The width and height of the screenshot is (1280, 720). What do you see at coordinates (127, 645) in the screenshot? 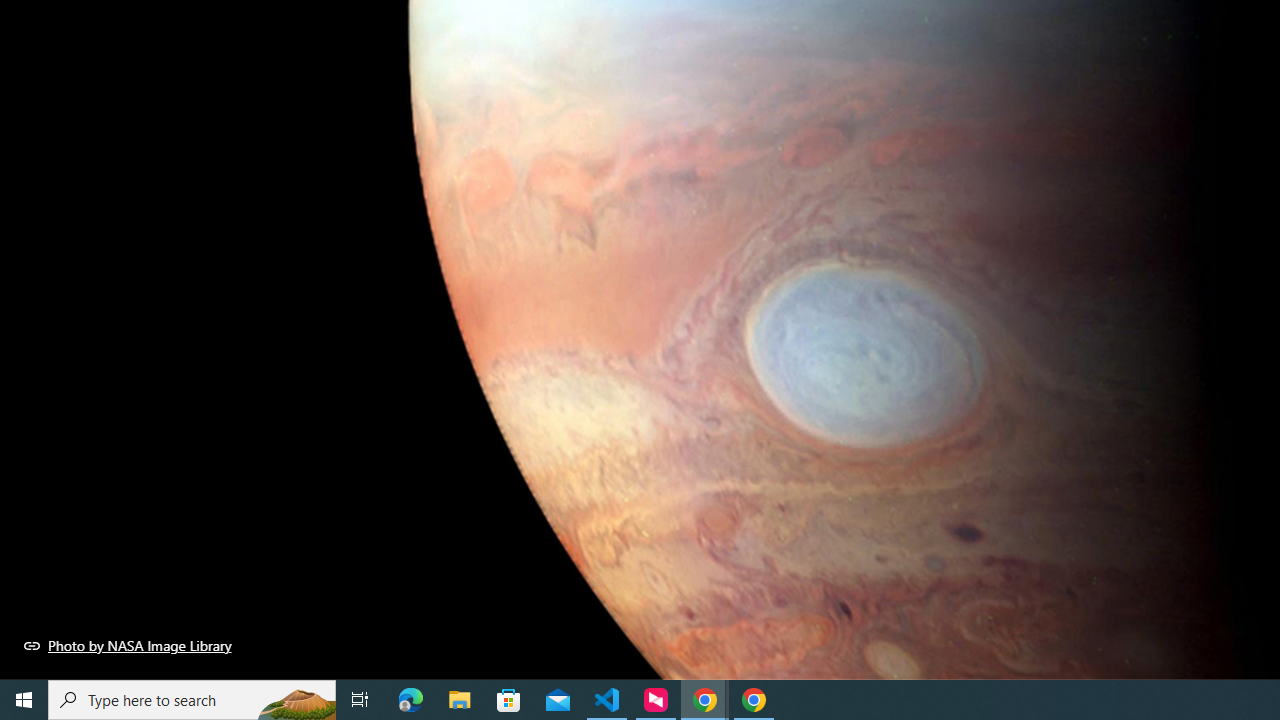
I see `'Photo by NASA Image Library'` at bounding box center [127, 645].